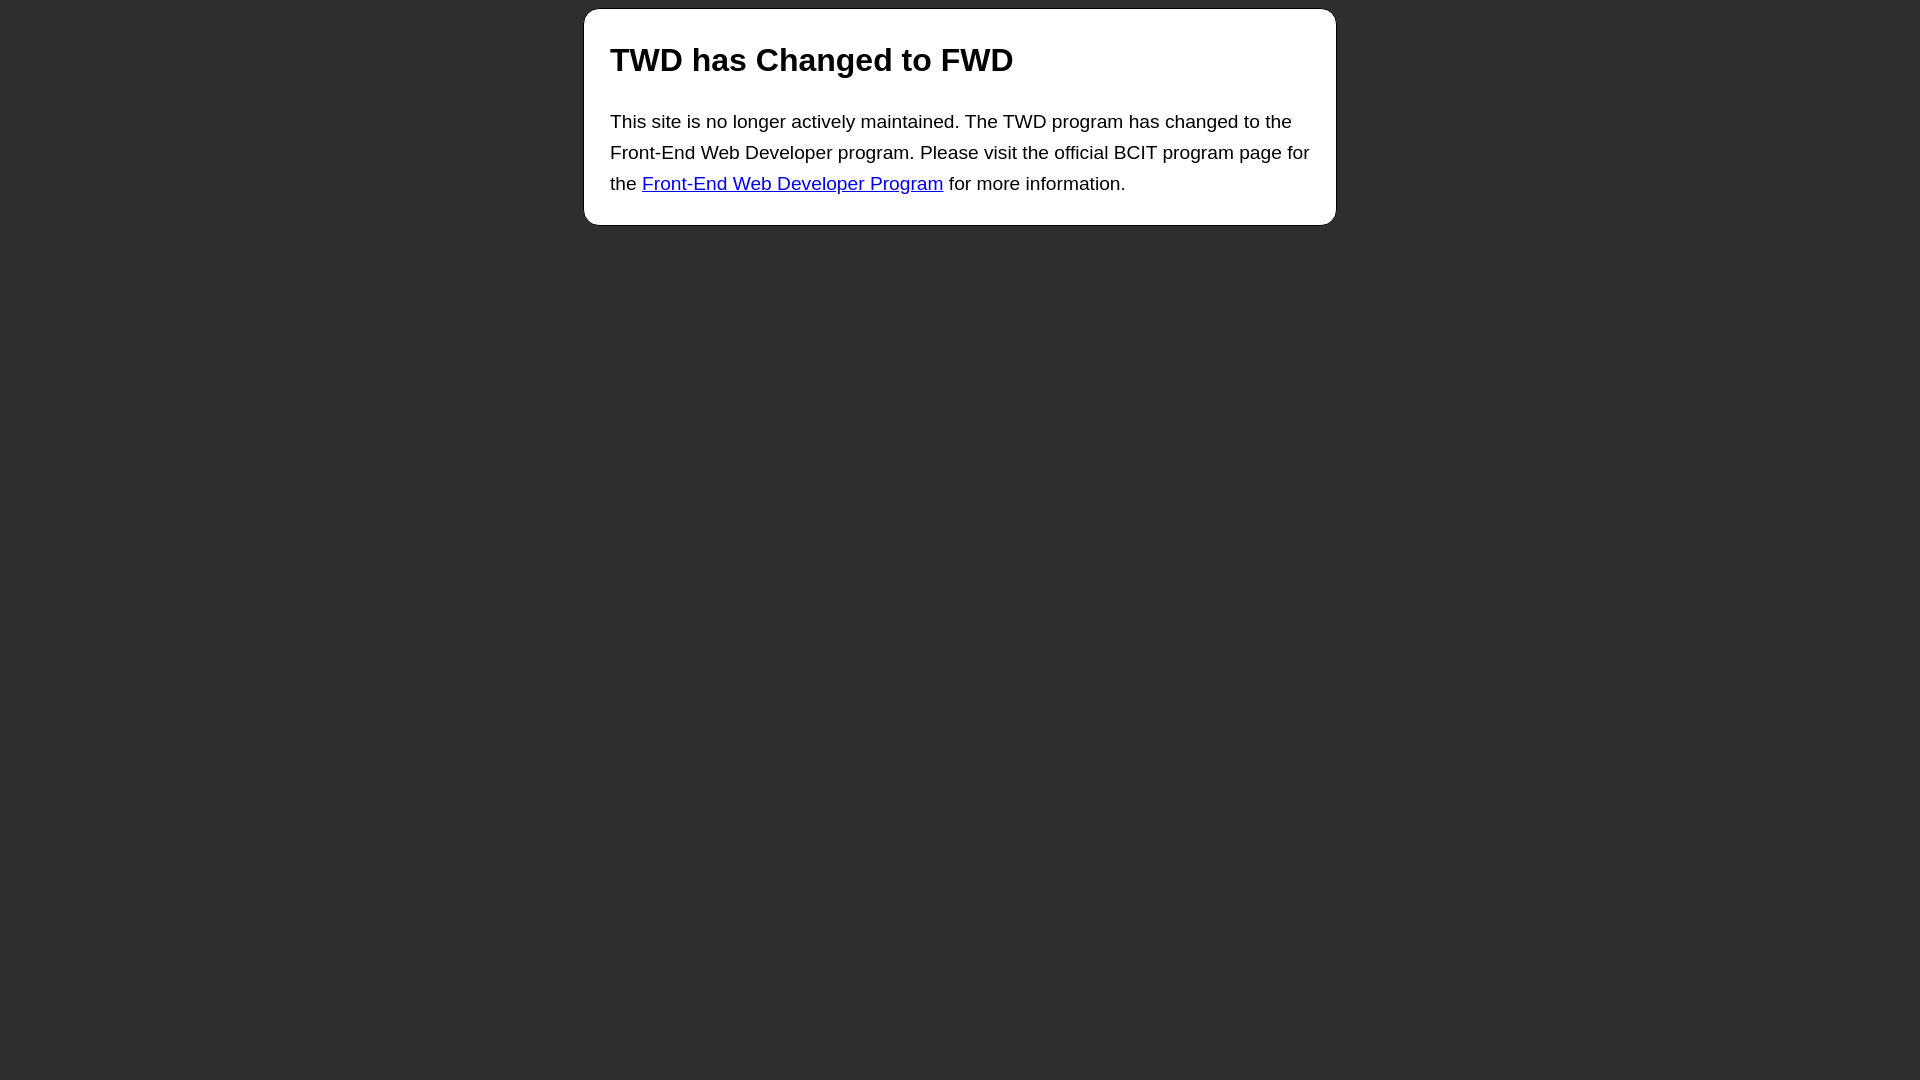 This screenshot has width=1920, height=1080. What do you see at coordinates (791, 183) in the screenshot?
I see `'Front-End Web Developer Program'` at bounding box center [791, 183].